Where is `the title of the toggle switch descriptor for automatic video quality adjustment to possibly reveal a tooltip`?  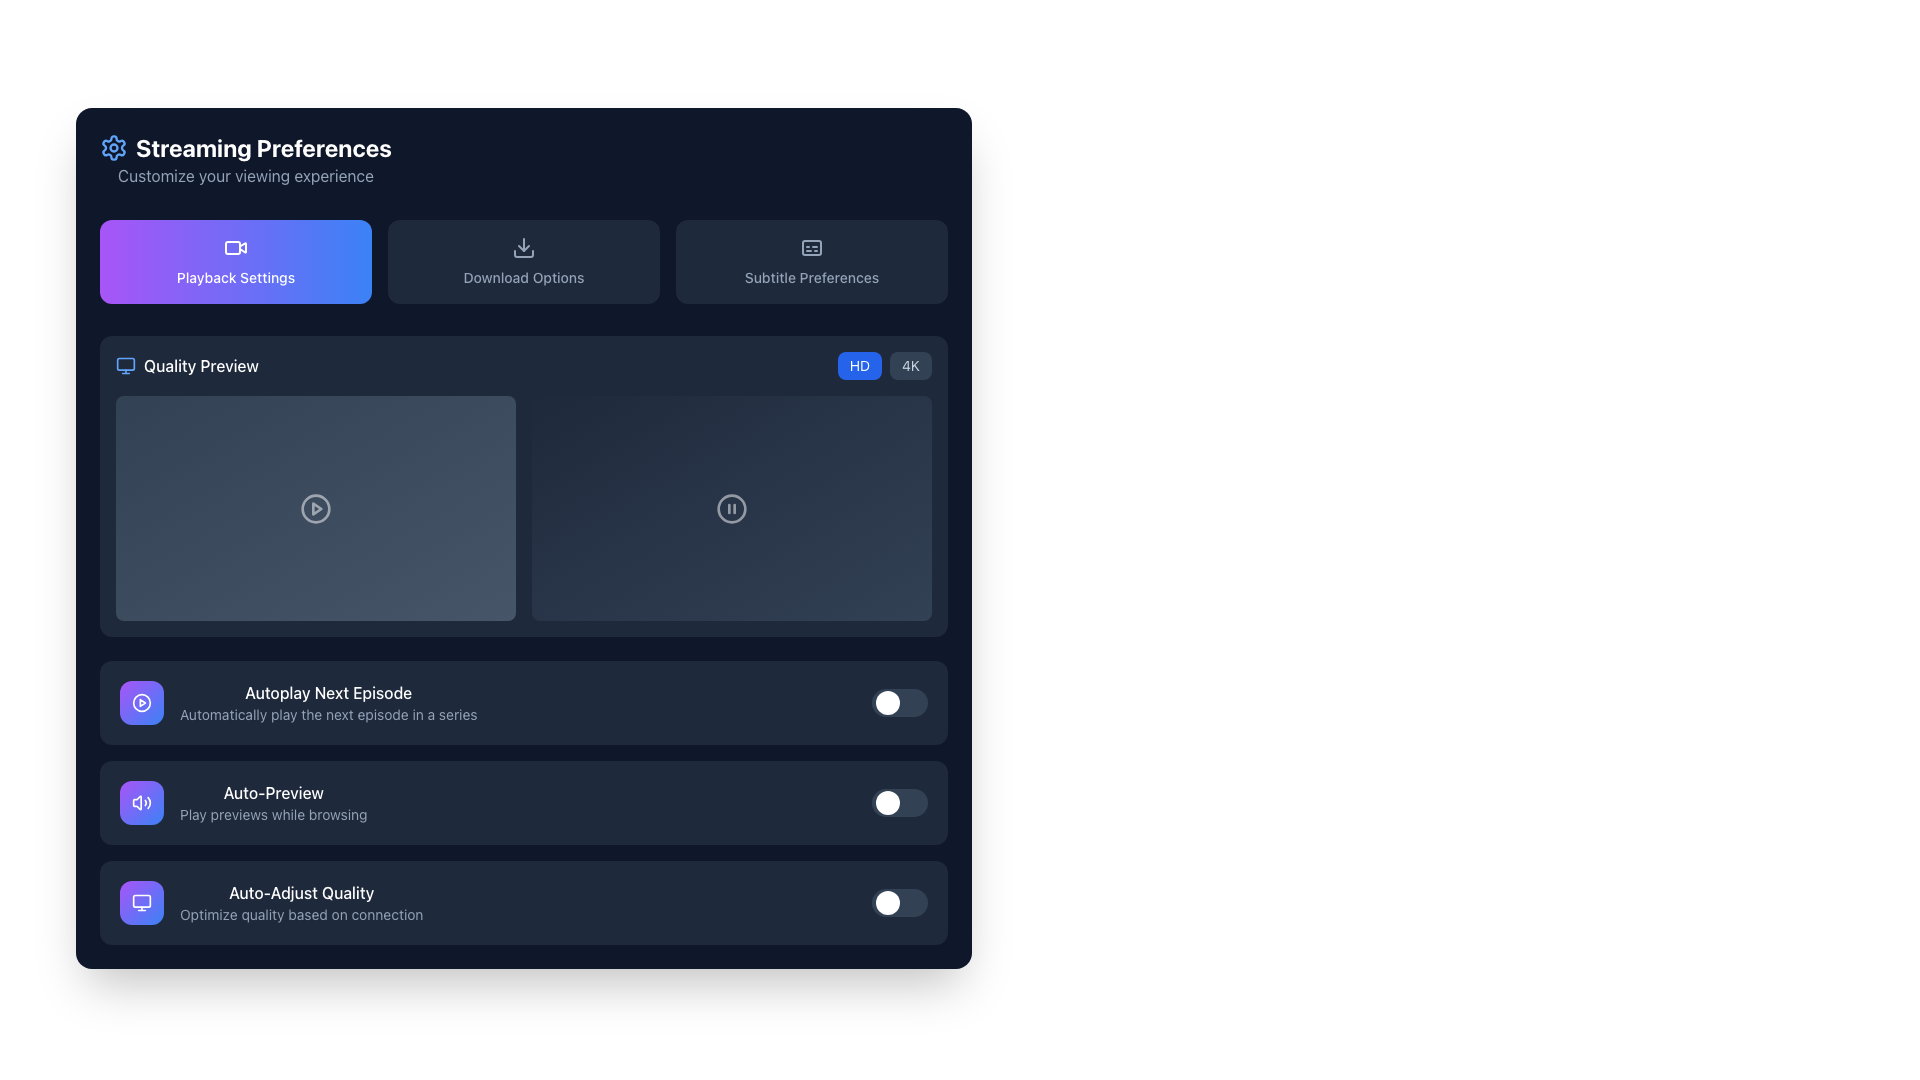 the title of the toggle switch descriptor for automatic video quality adjustment to possibly reveal a tooltip is located at coordinates (270, 902).